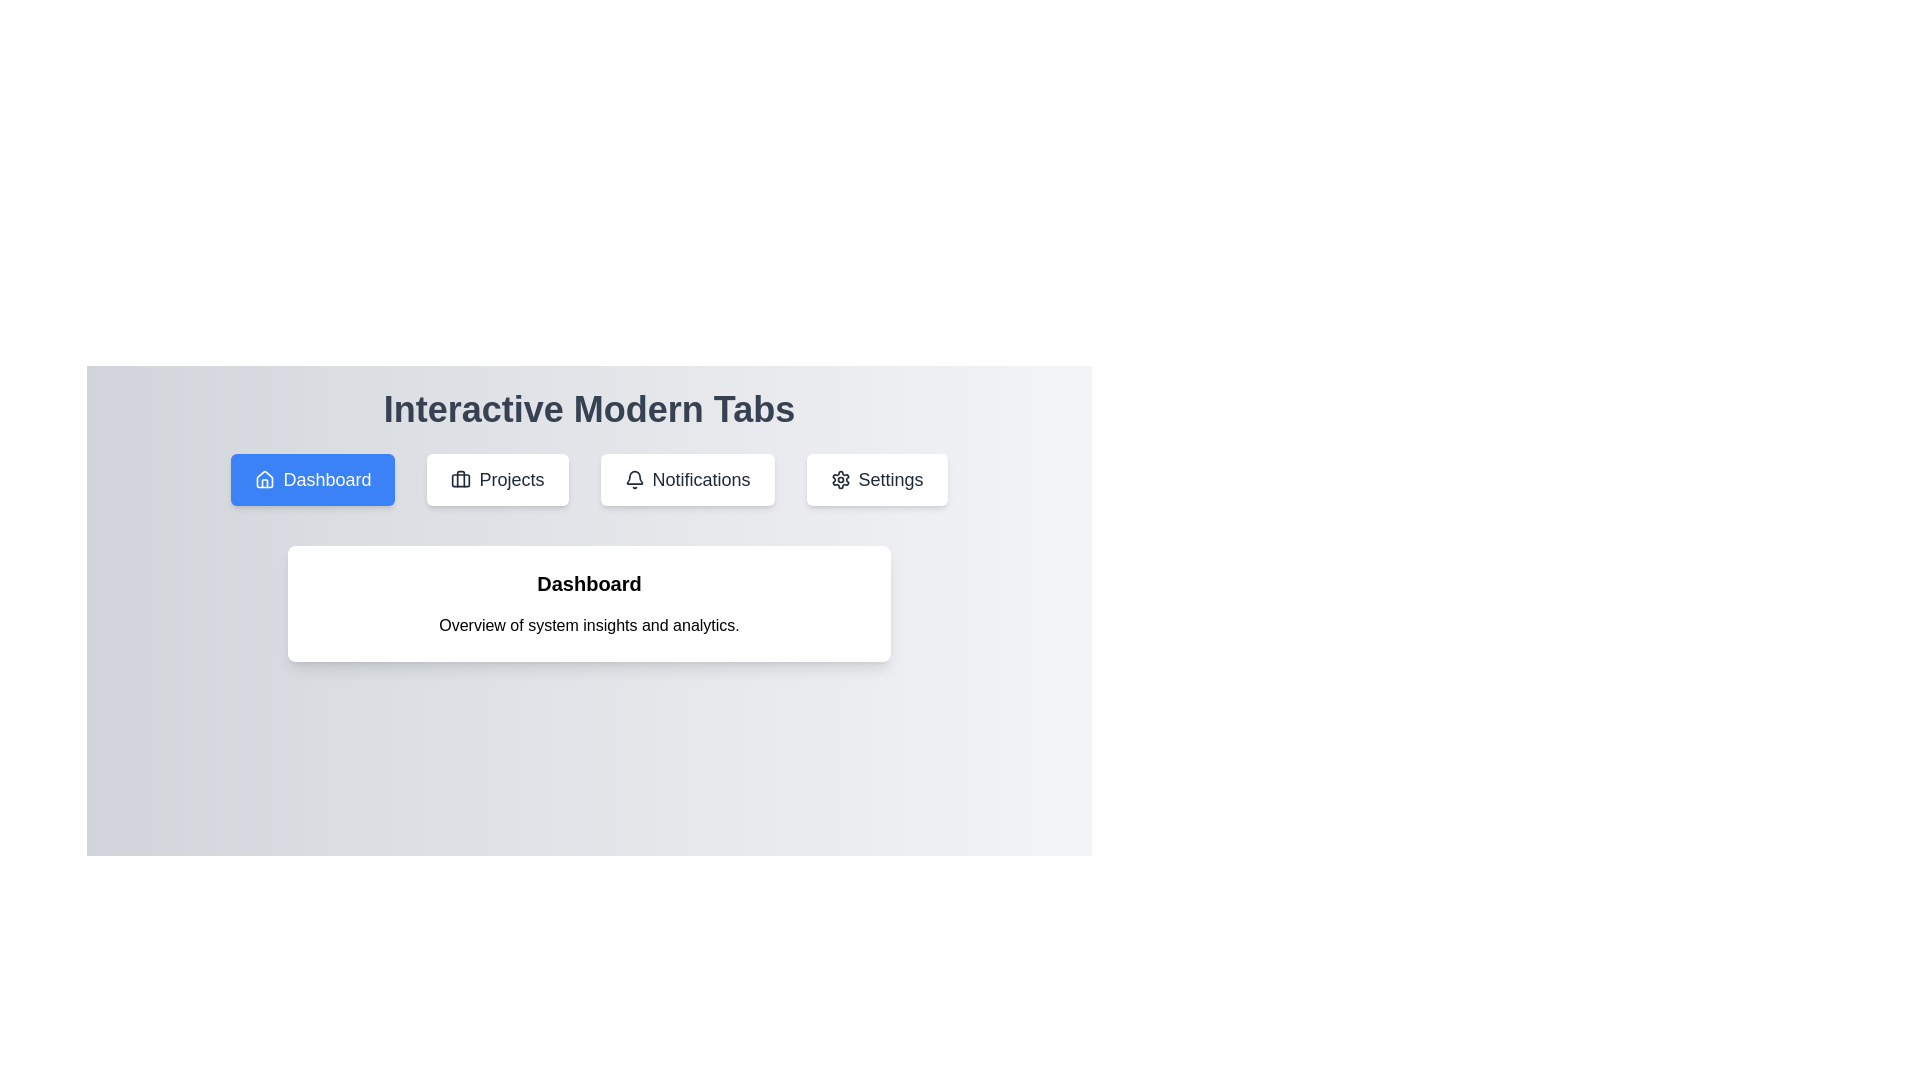 The width and height of the screenshot is (1920, 1080). I want to click on the 'Projects' text label, which is styled in a bold font and located within a white rectangular button, positioned as the second item in a row of navigation buttons near the top of the interface, so click(512, 479).